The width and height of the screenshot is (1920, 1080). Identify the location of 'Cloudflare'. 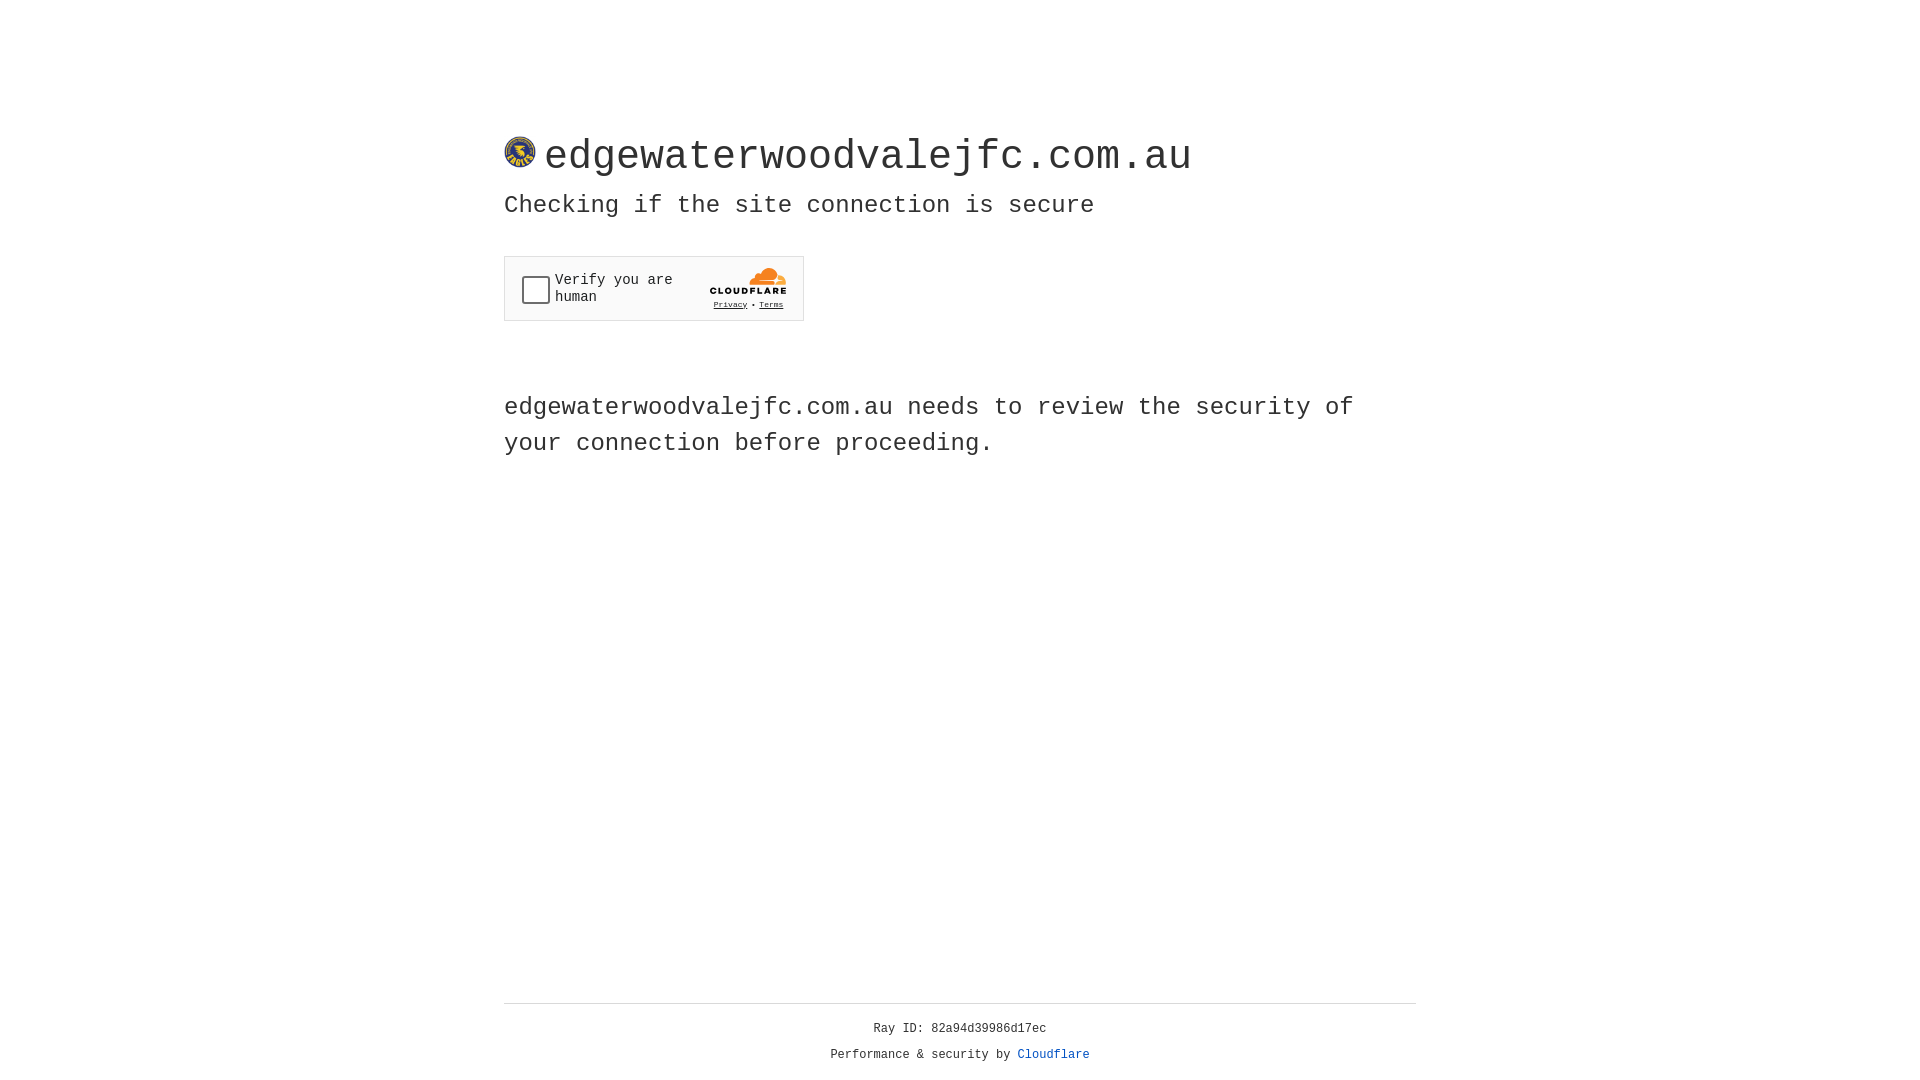
(1053, 1054).